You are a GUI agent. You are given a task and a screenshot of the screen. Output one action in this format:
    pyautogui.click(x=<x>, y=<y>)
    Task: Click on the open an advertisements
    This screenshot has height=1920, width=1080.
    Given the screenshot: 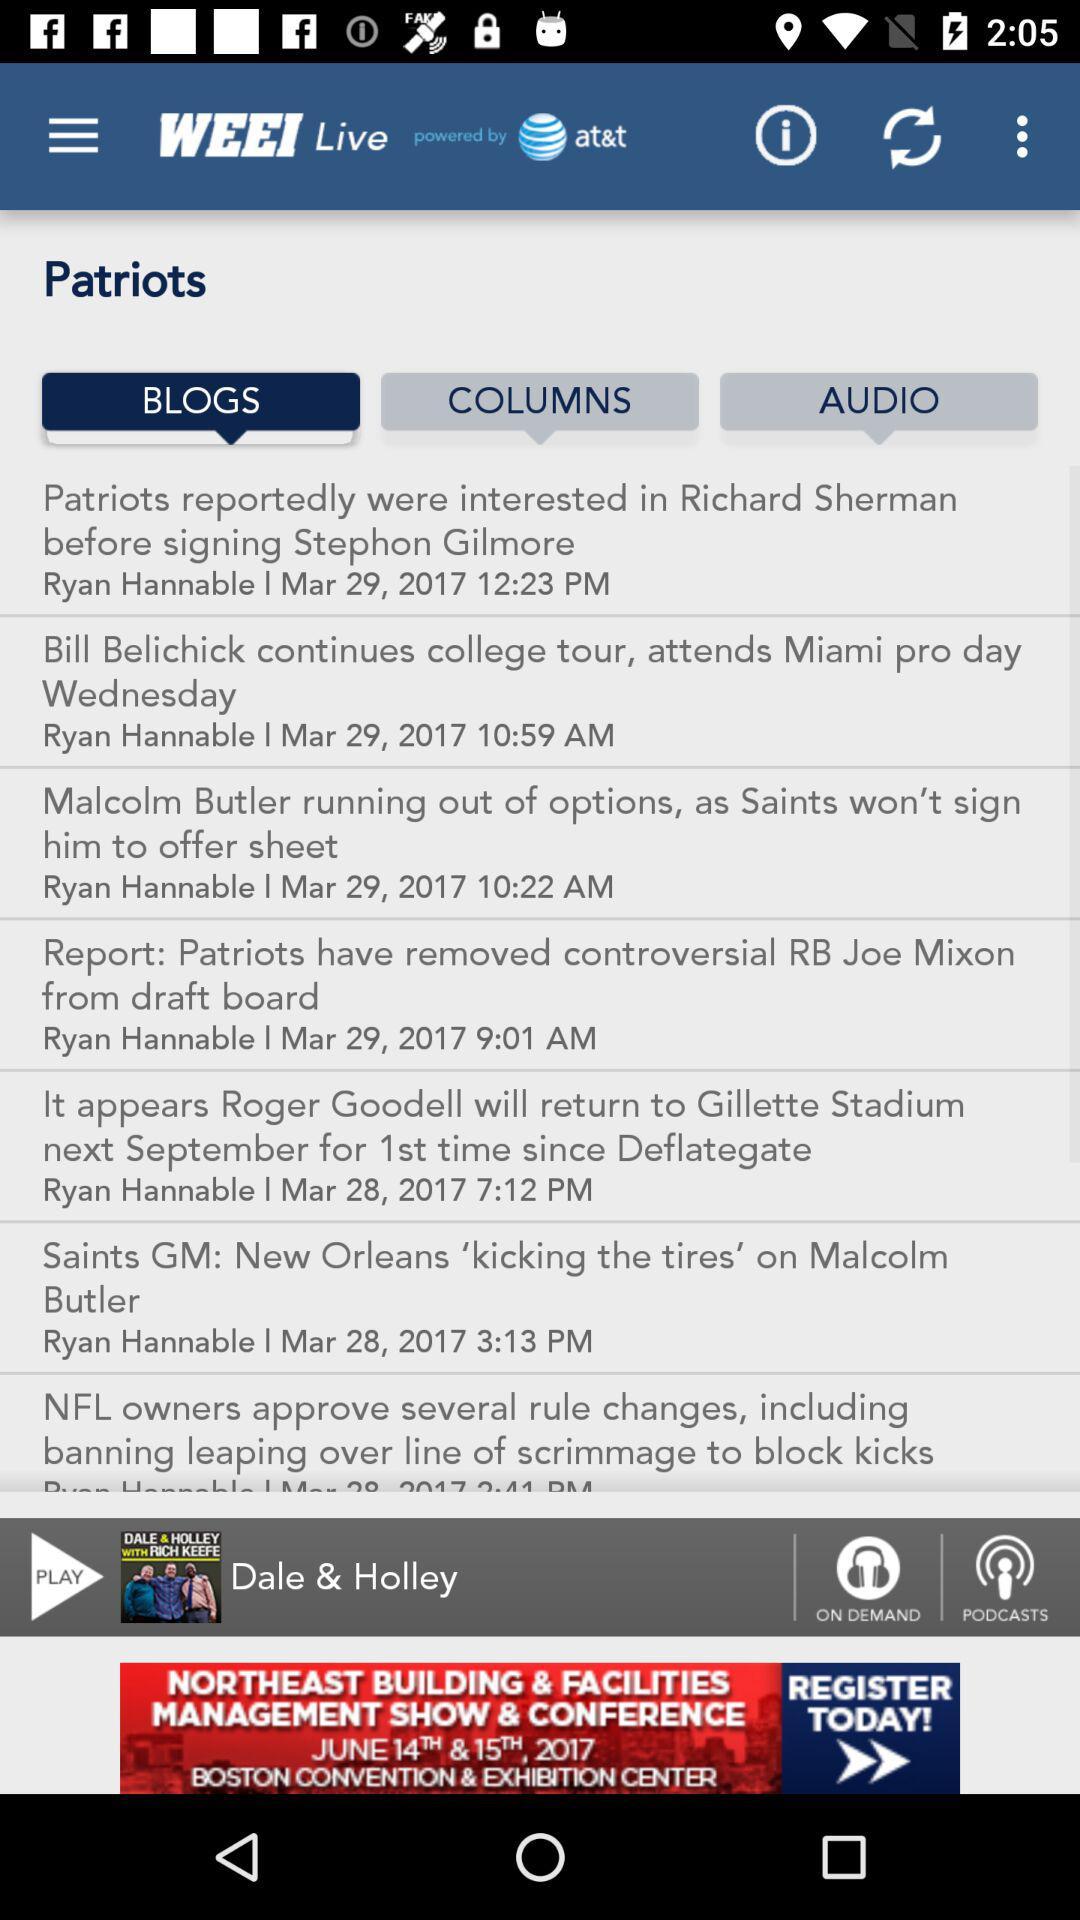 What is the action you would take?
    pyautogui.click(x=540, y=1727)
    